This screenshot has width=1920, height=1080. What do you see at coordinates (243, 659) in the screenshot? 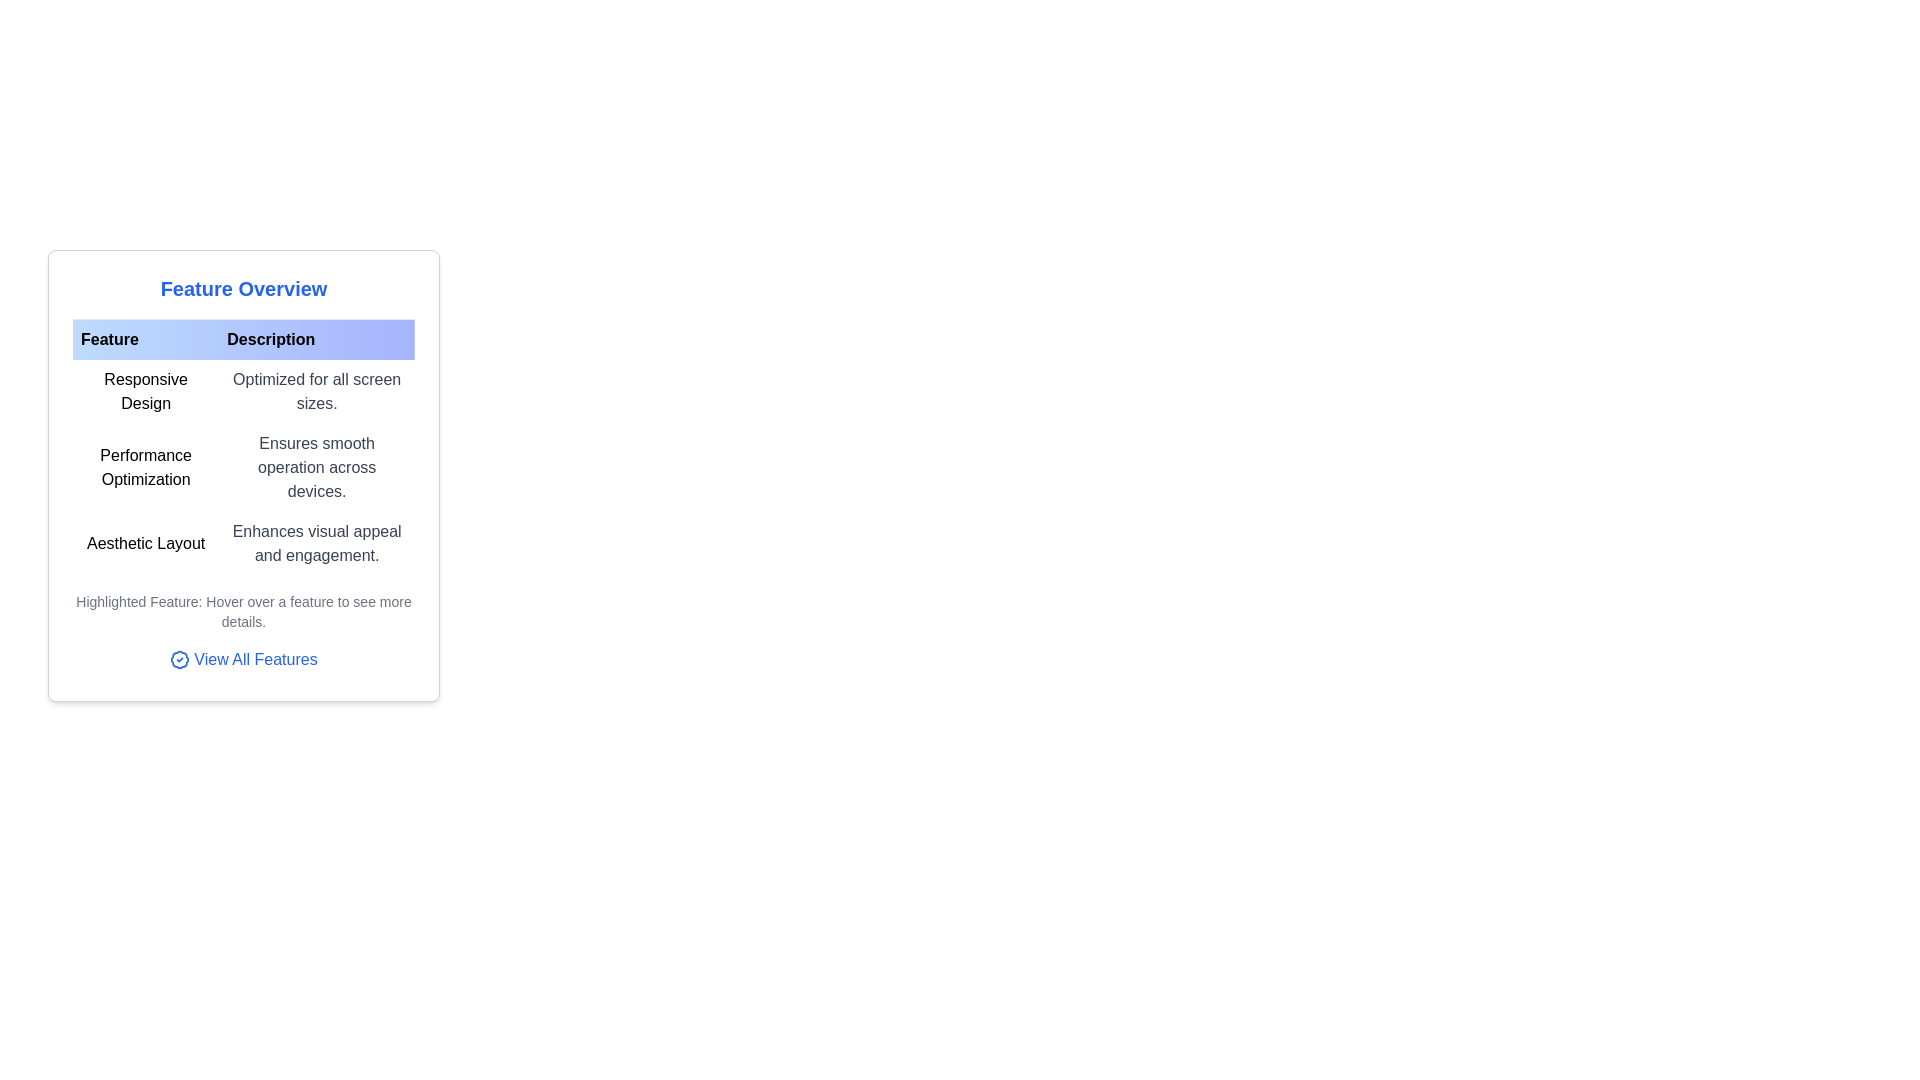
I see `the hyperlink styled in blue with the text 'View All Features' that has a check mark icon to its left, located at the bottom of a centered card` at bounding box center [243, 659].